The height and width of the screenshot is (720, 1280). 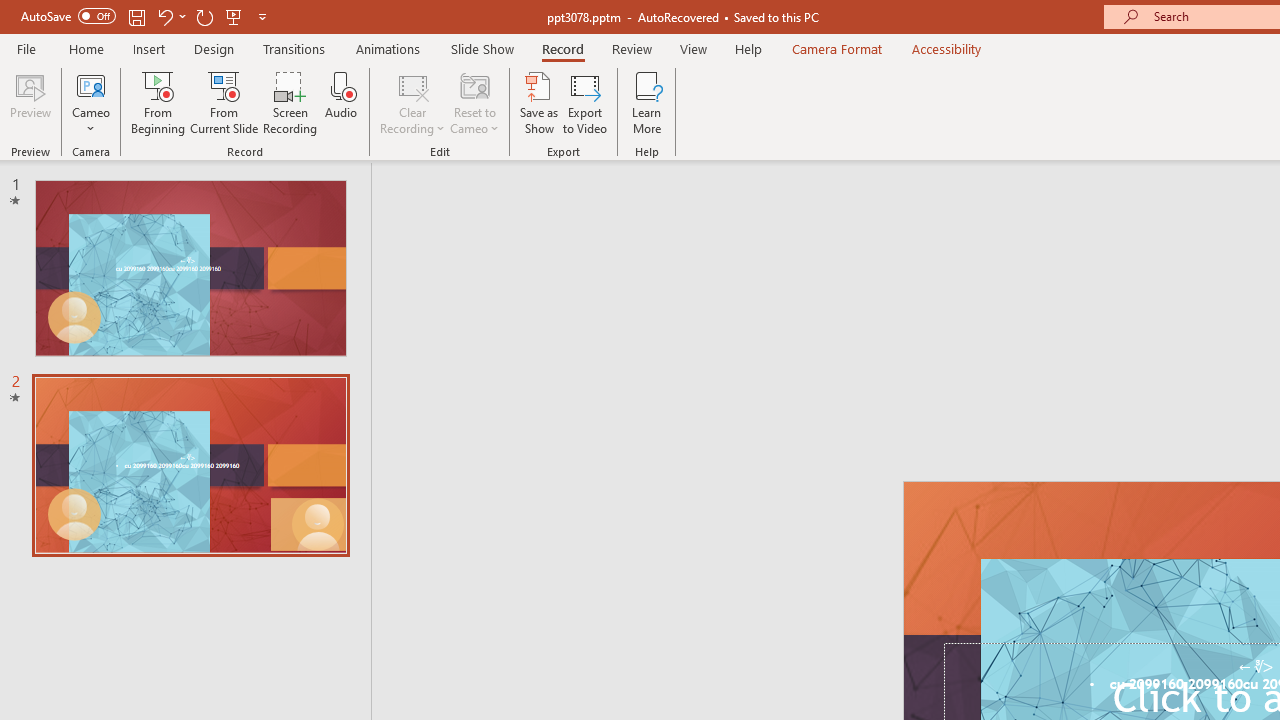 What do you see at coordinates (144, 16) in the screenshot?
I see `'Quick Access Toolbar'` at bounding box center [144, 16].